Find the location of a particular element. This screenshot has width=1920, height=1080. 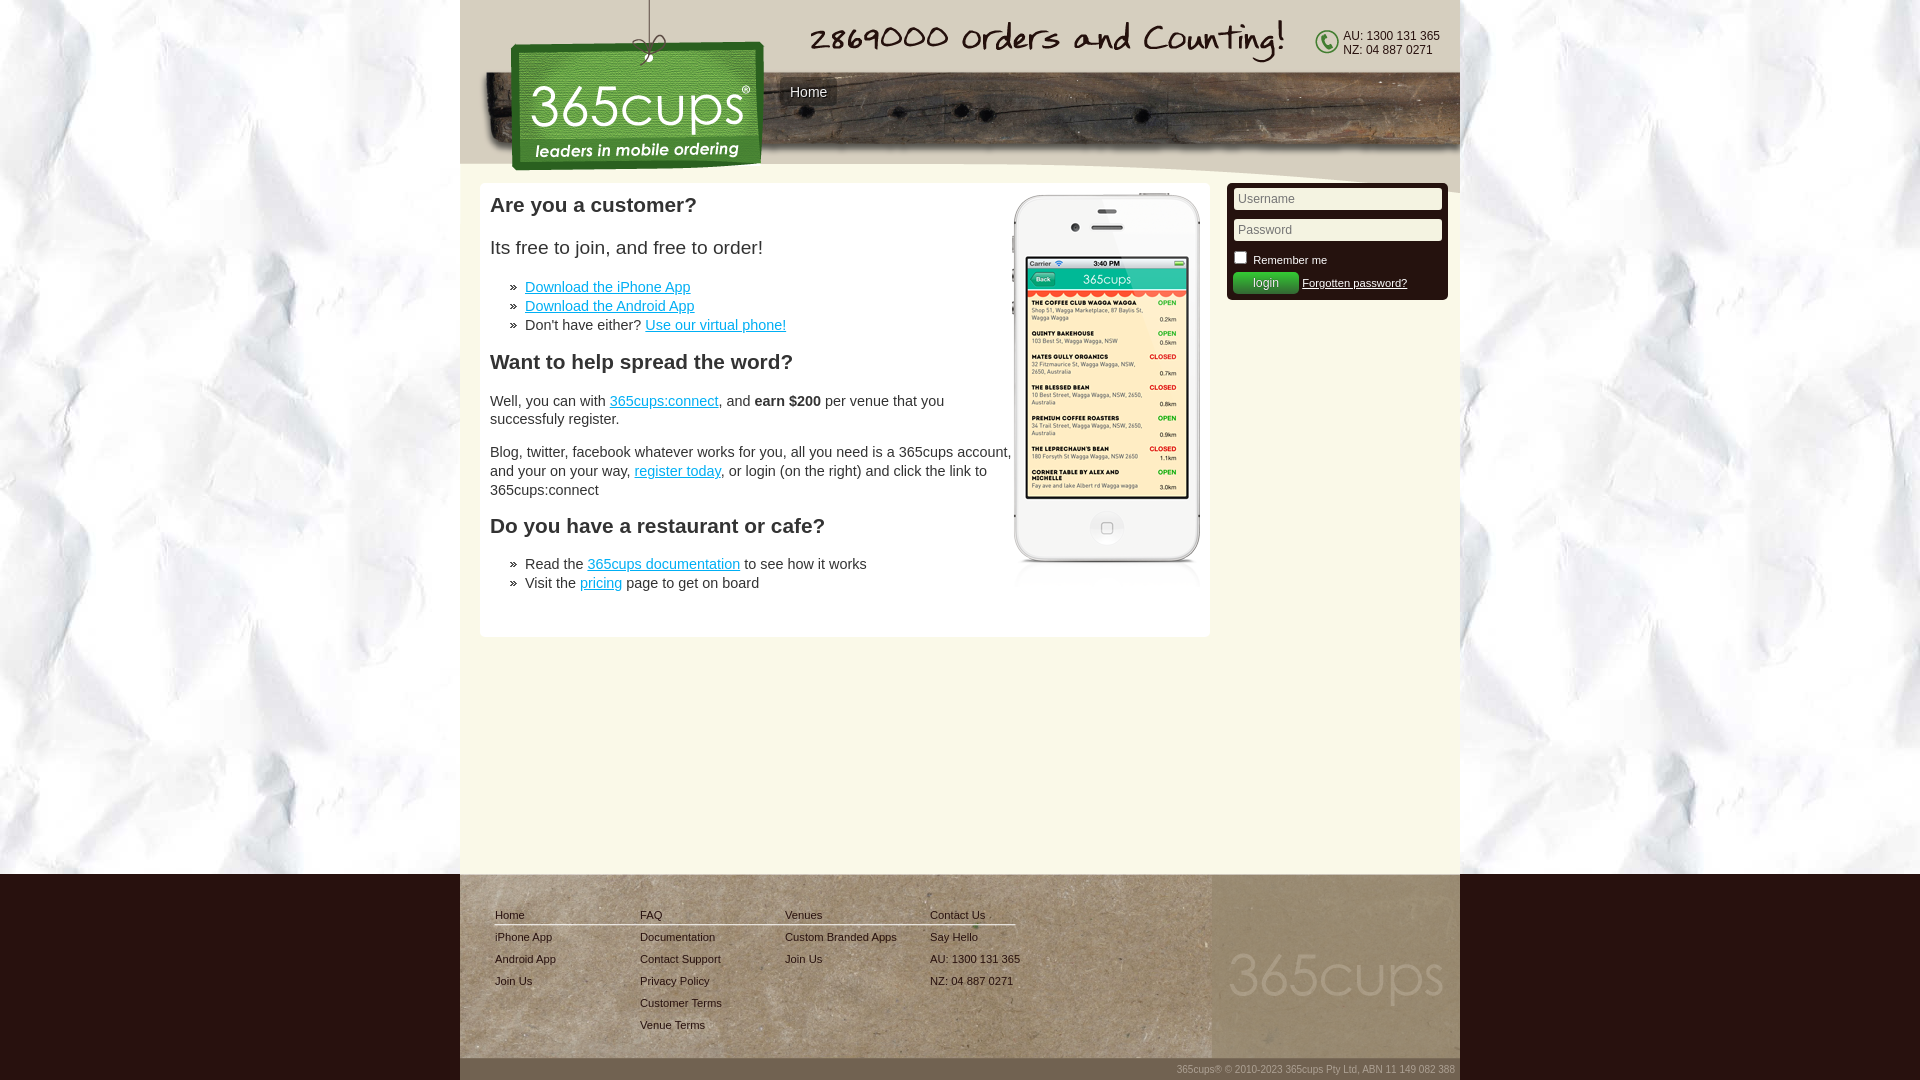

'Home' is located at coordinates (808, 91).